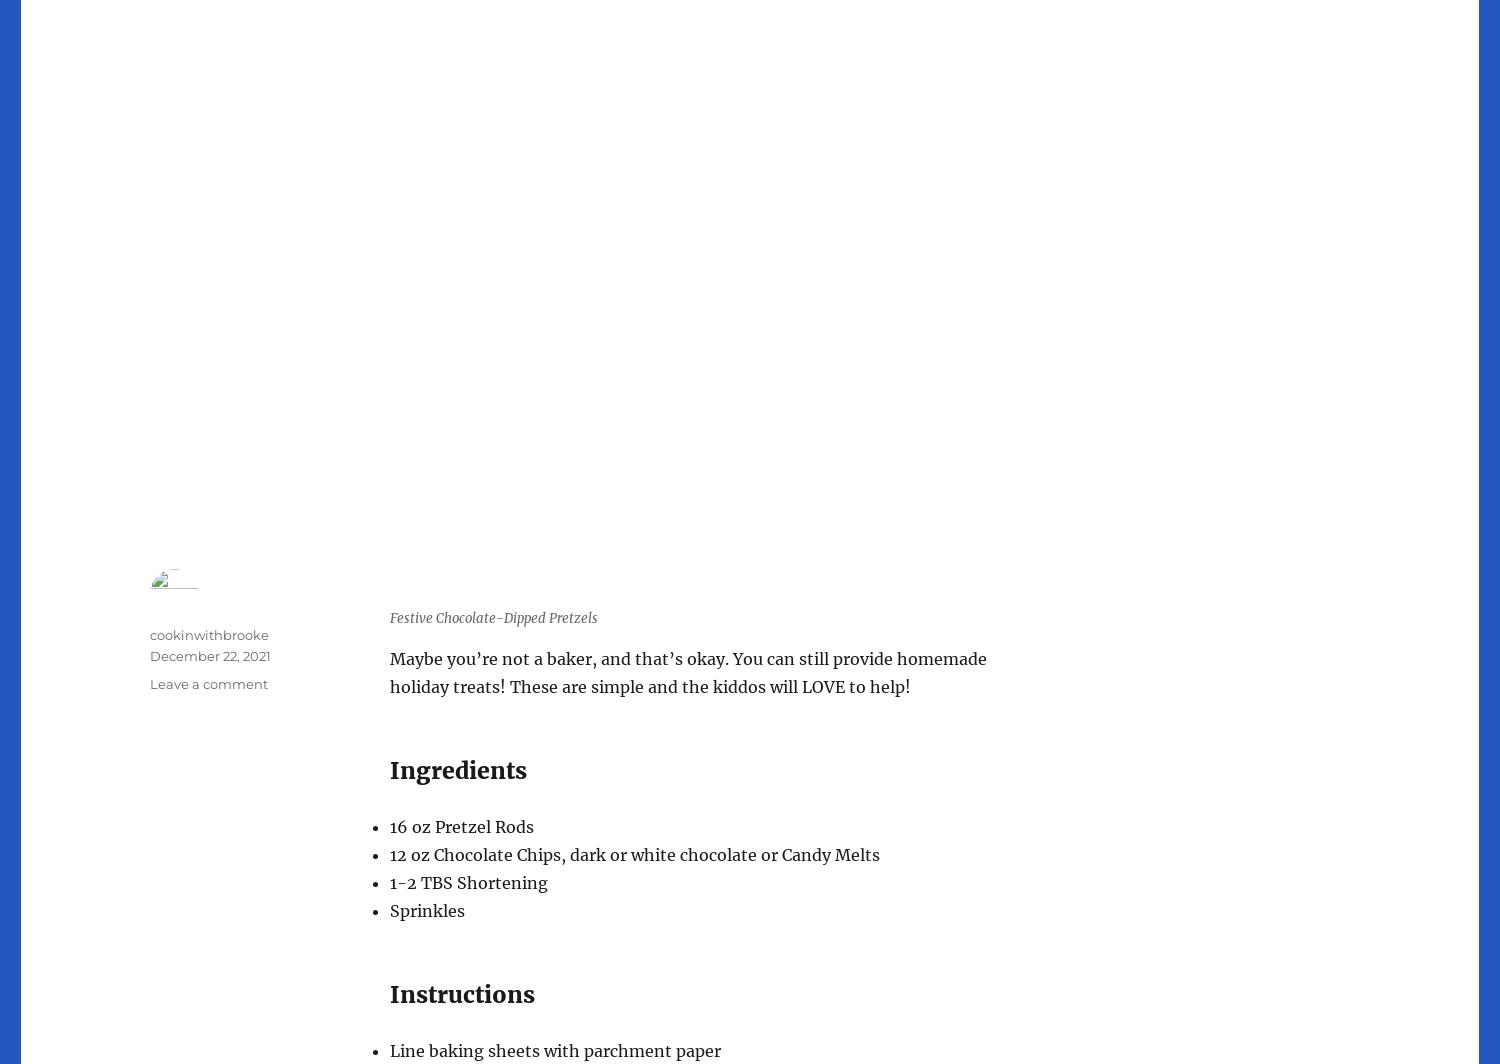  What do you see at coordinates (492, 618) in the screenshot?
I see `'Festive Chocolate-Dipped Pretzels'` at bounding box center [492, 618].